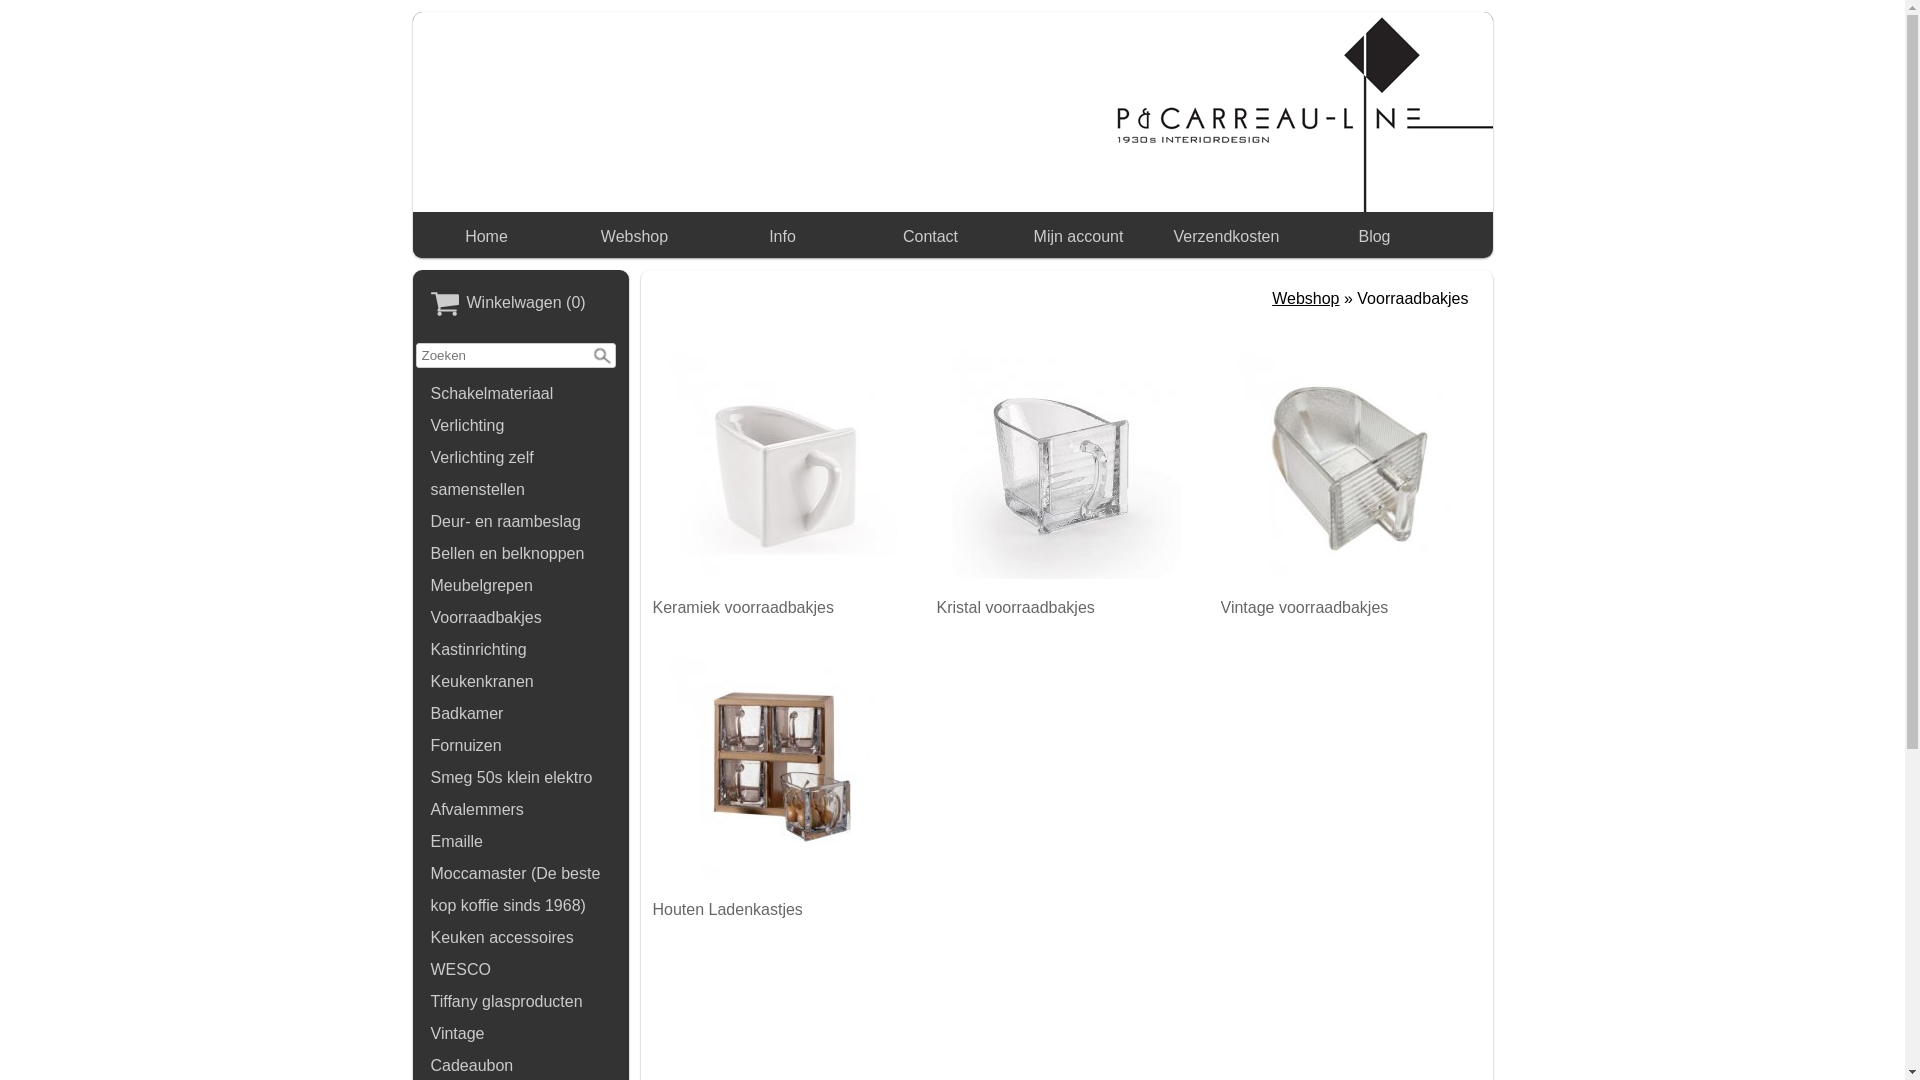 This screenshot has width=1920, height=1080. I want to click on 'Mijn account', so click(1009, 235).